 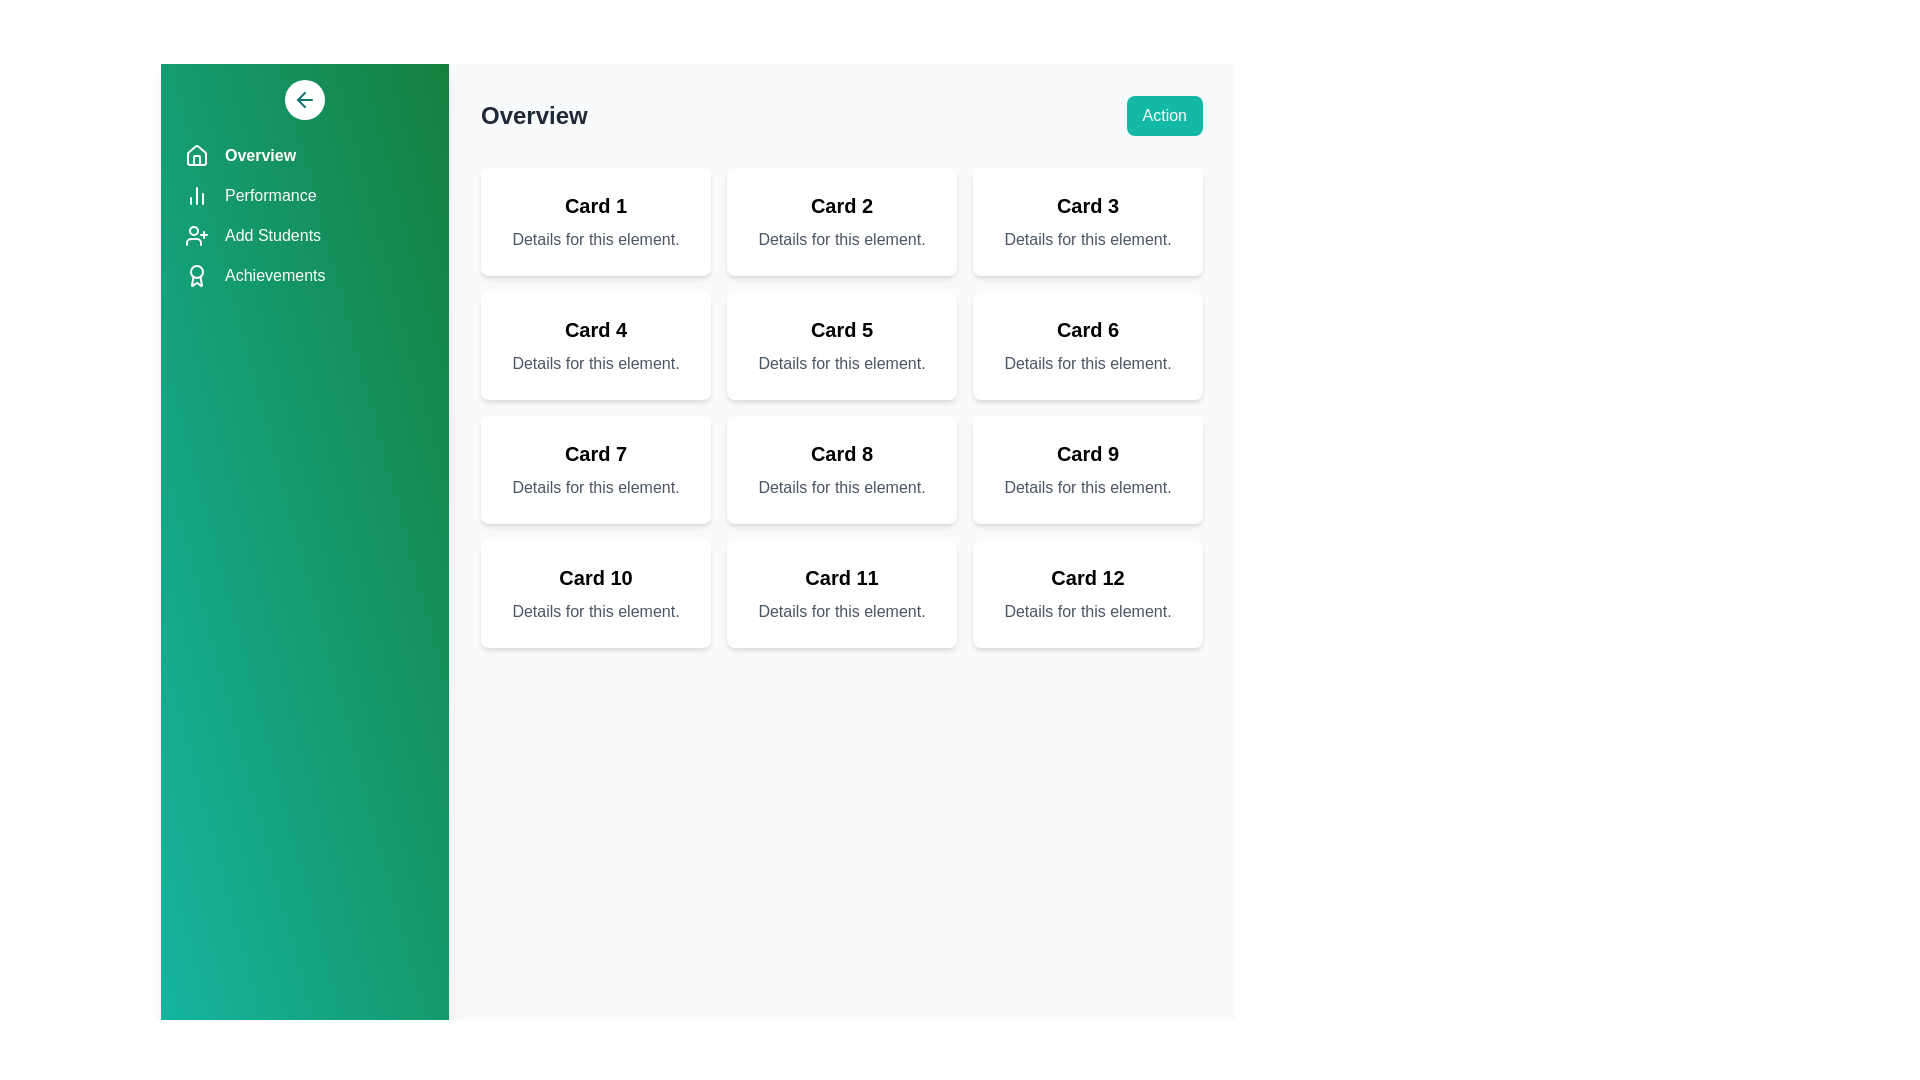 I want to click on the navigation item Add Students from the sidebar, so click(x=304, y=234).